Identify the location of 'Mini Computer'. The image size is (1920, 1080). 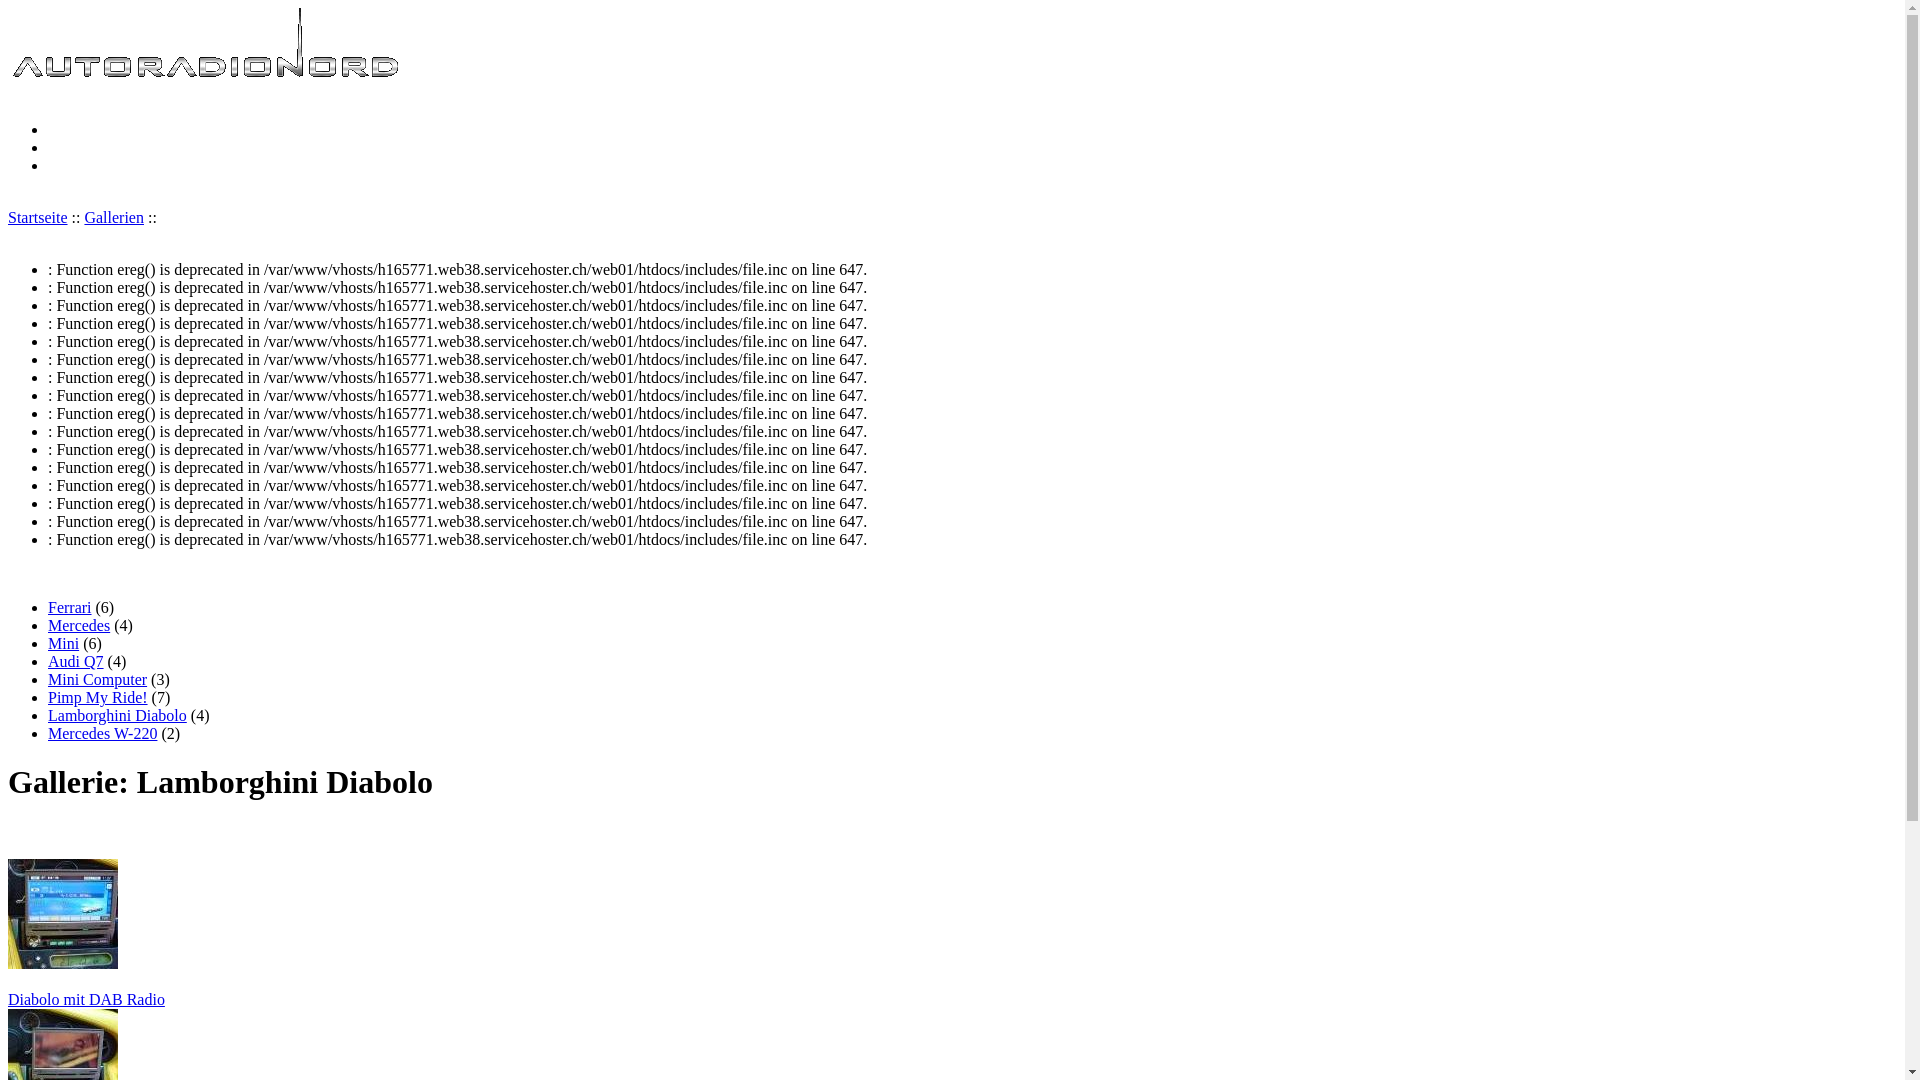
(96, 678).